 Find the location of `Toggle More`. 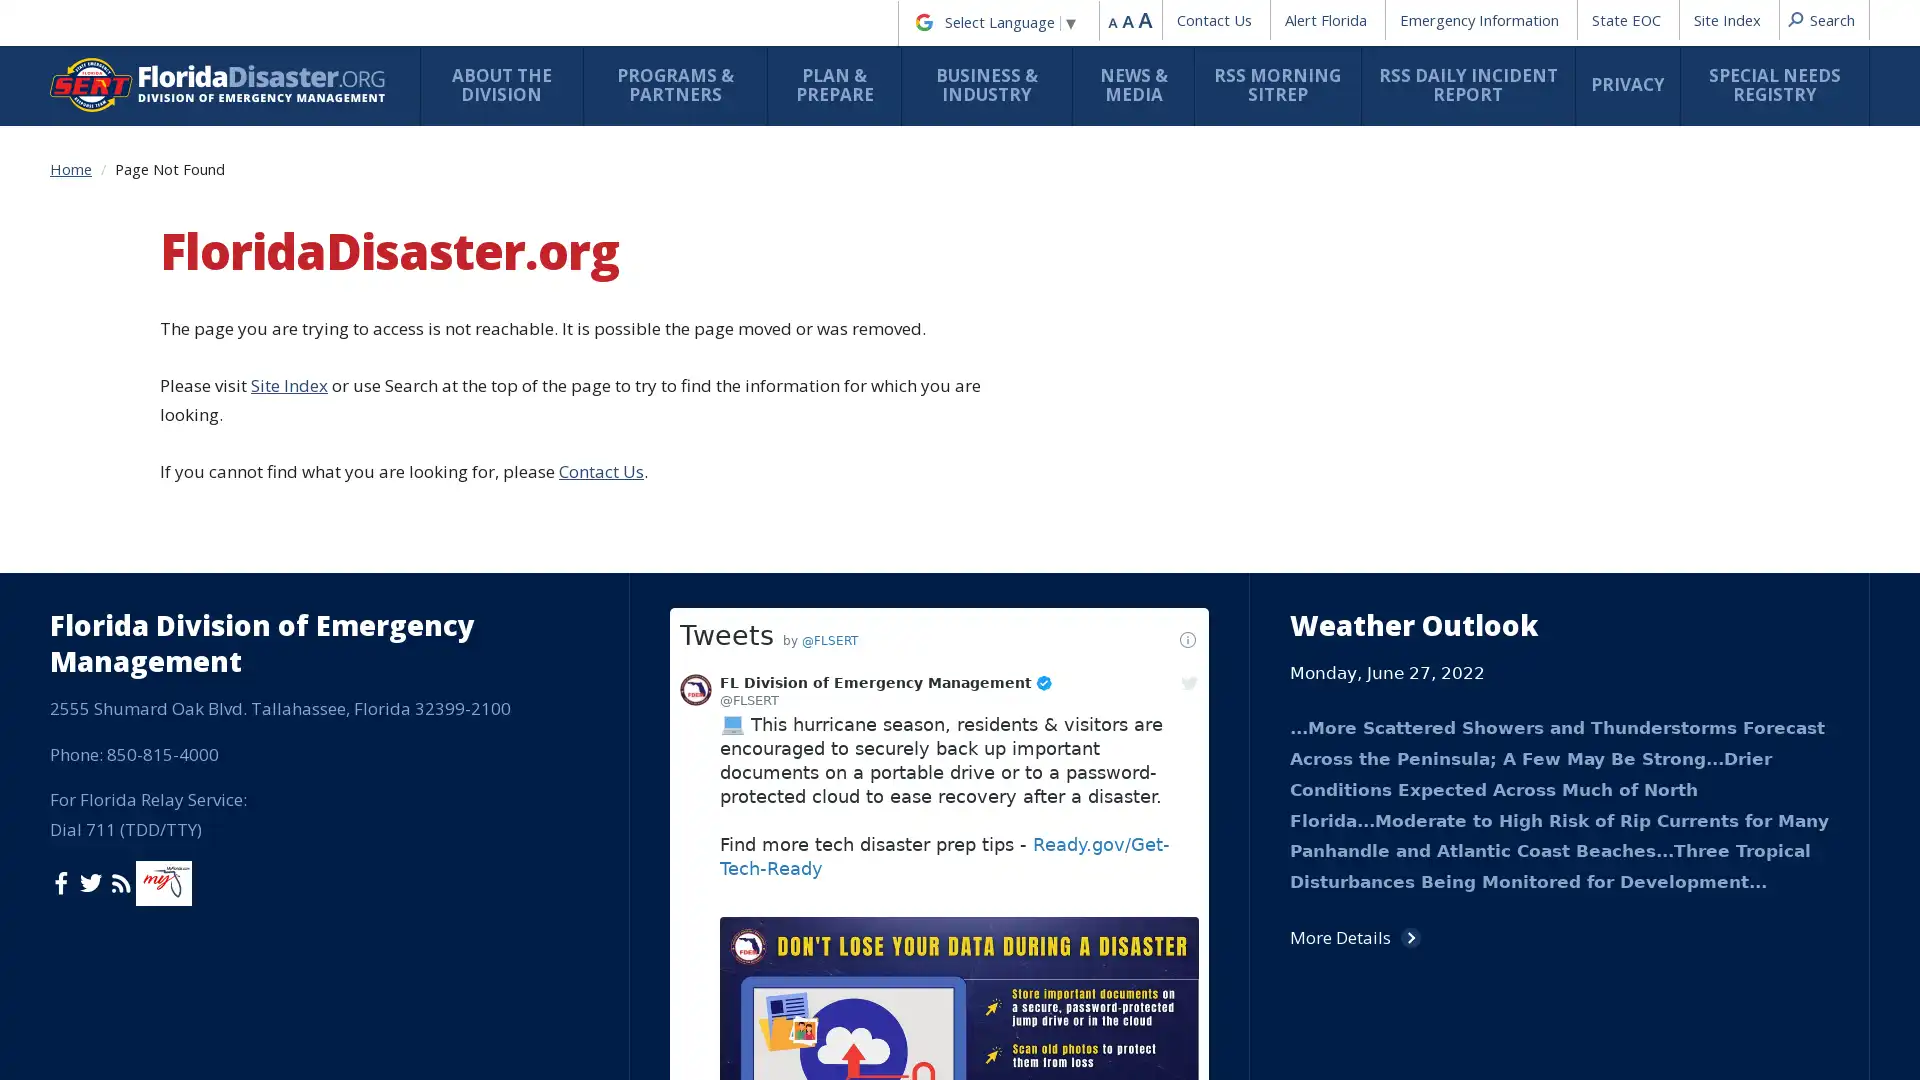

Toggle More is located at coordinates (600, 311).